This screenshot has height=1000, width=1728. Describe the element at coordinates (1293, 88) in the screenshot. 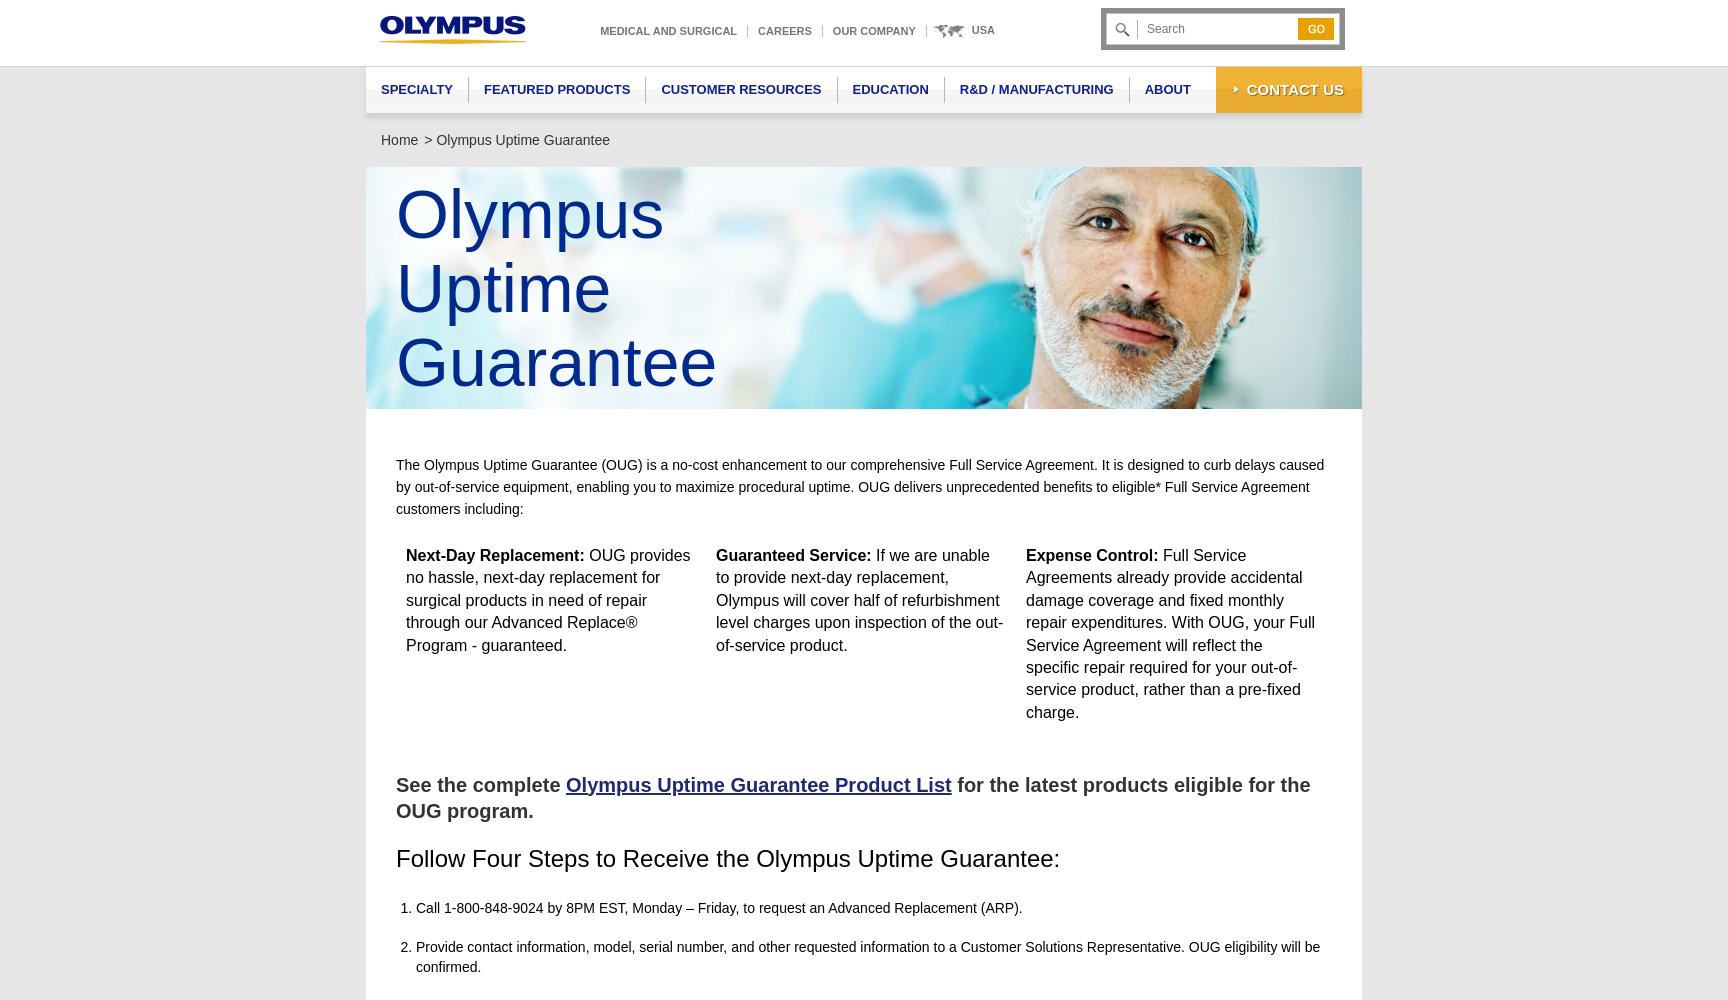

I see `'Contact Us'` at that location.